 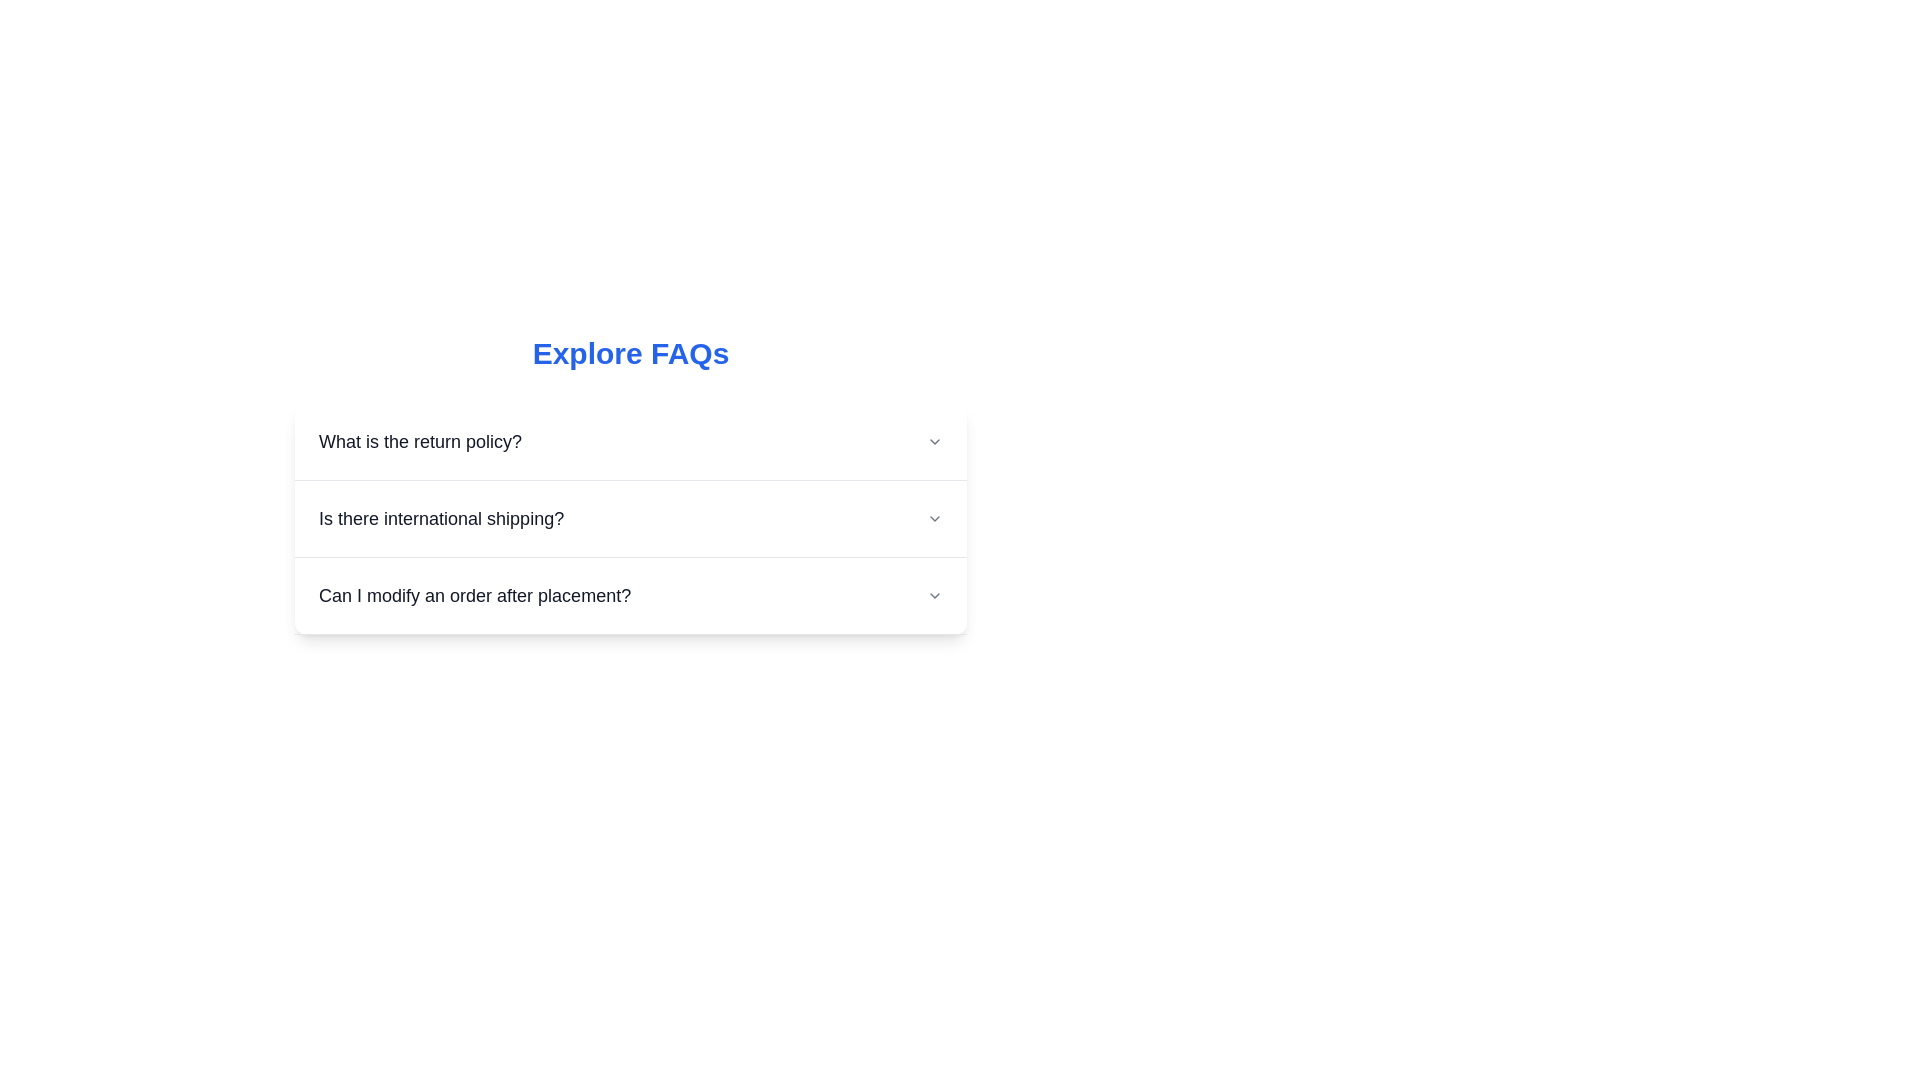 What do you see at coordinates (629, 353) in the screenshot?
I see `text 'Explore FAQs' displayed in large, bold, blue font at the top of the FAQ section` at bounding box center [629, 353].